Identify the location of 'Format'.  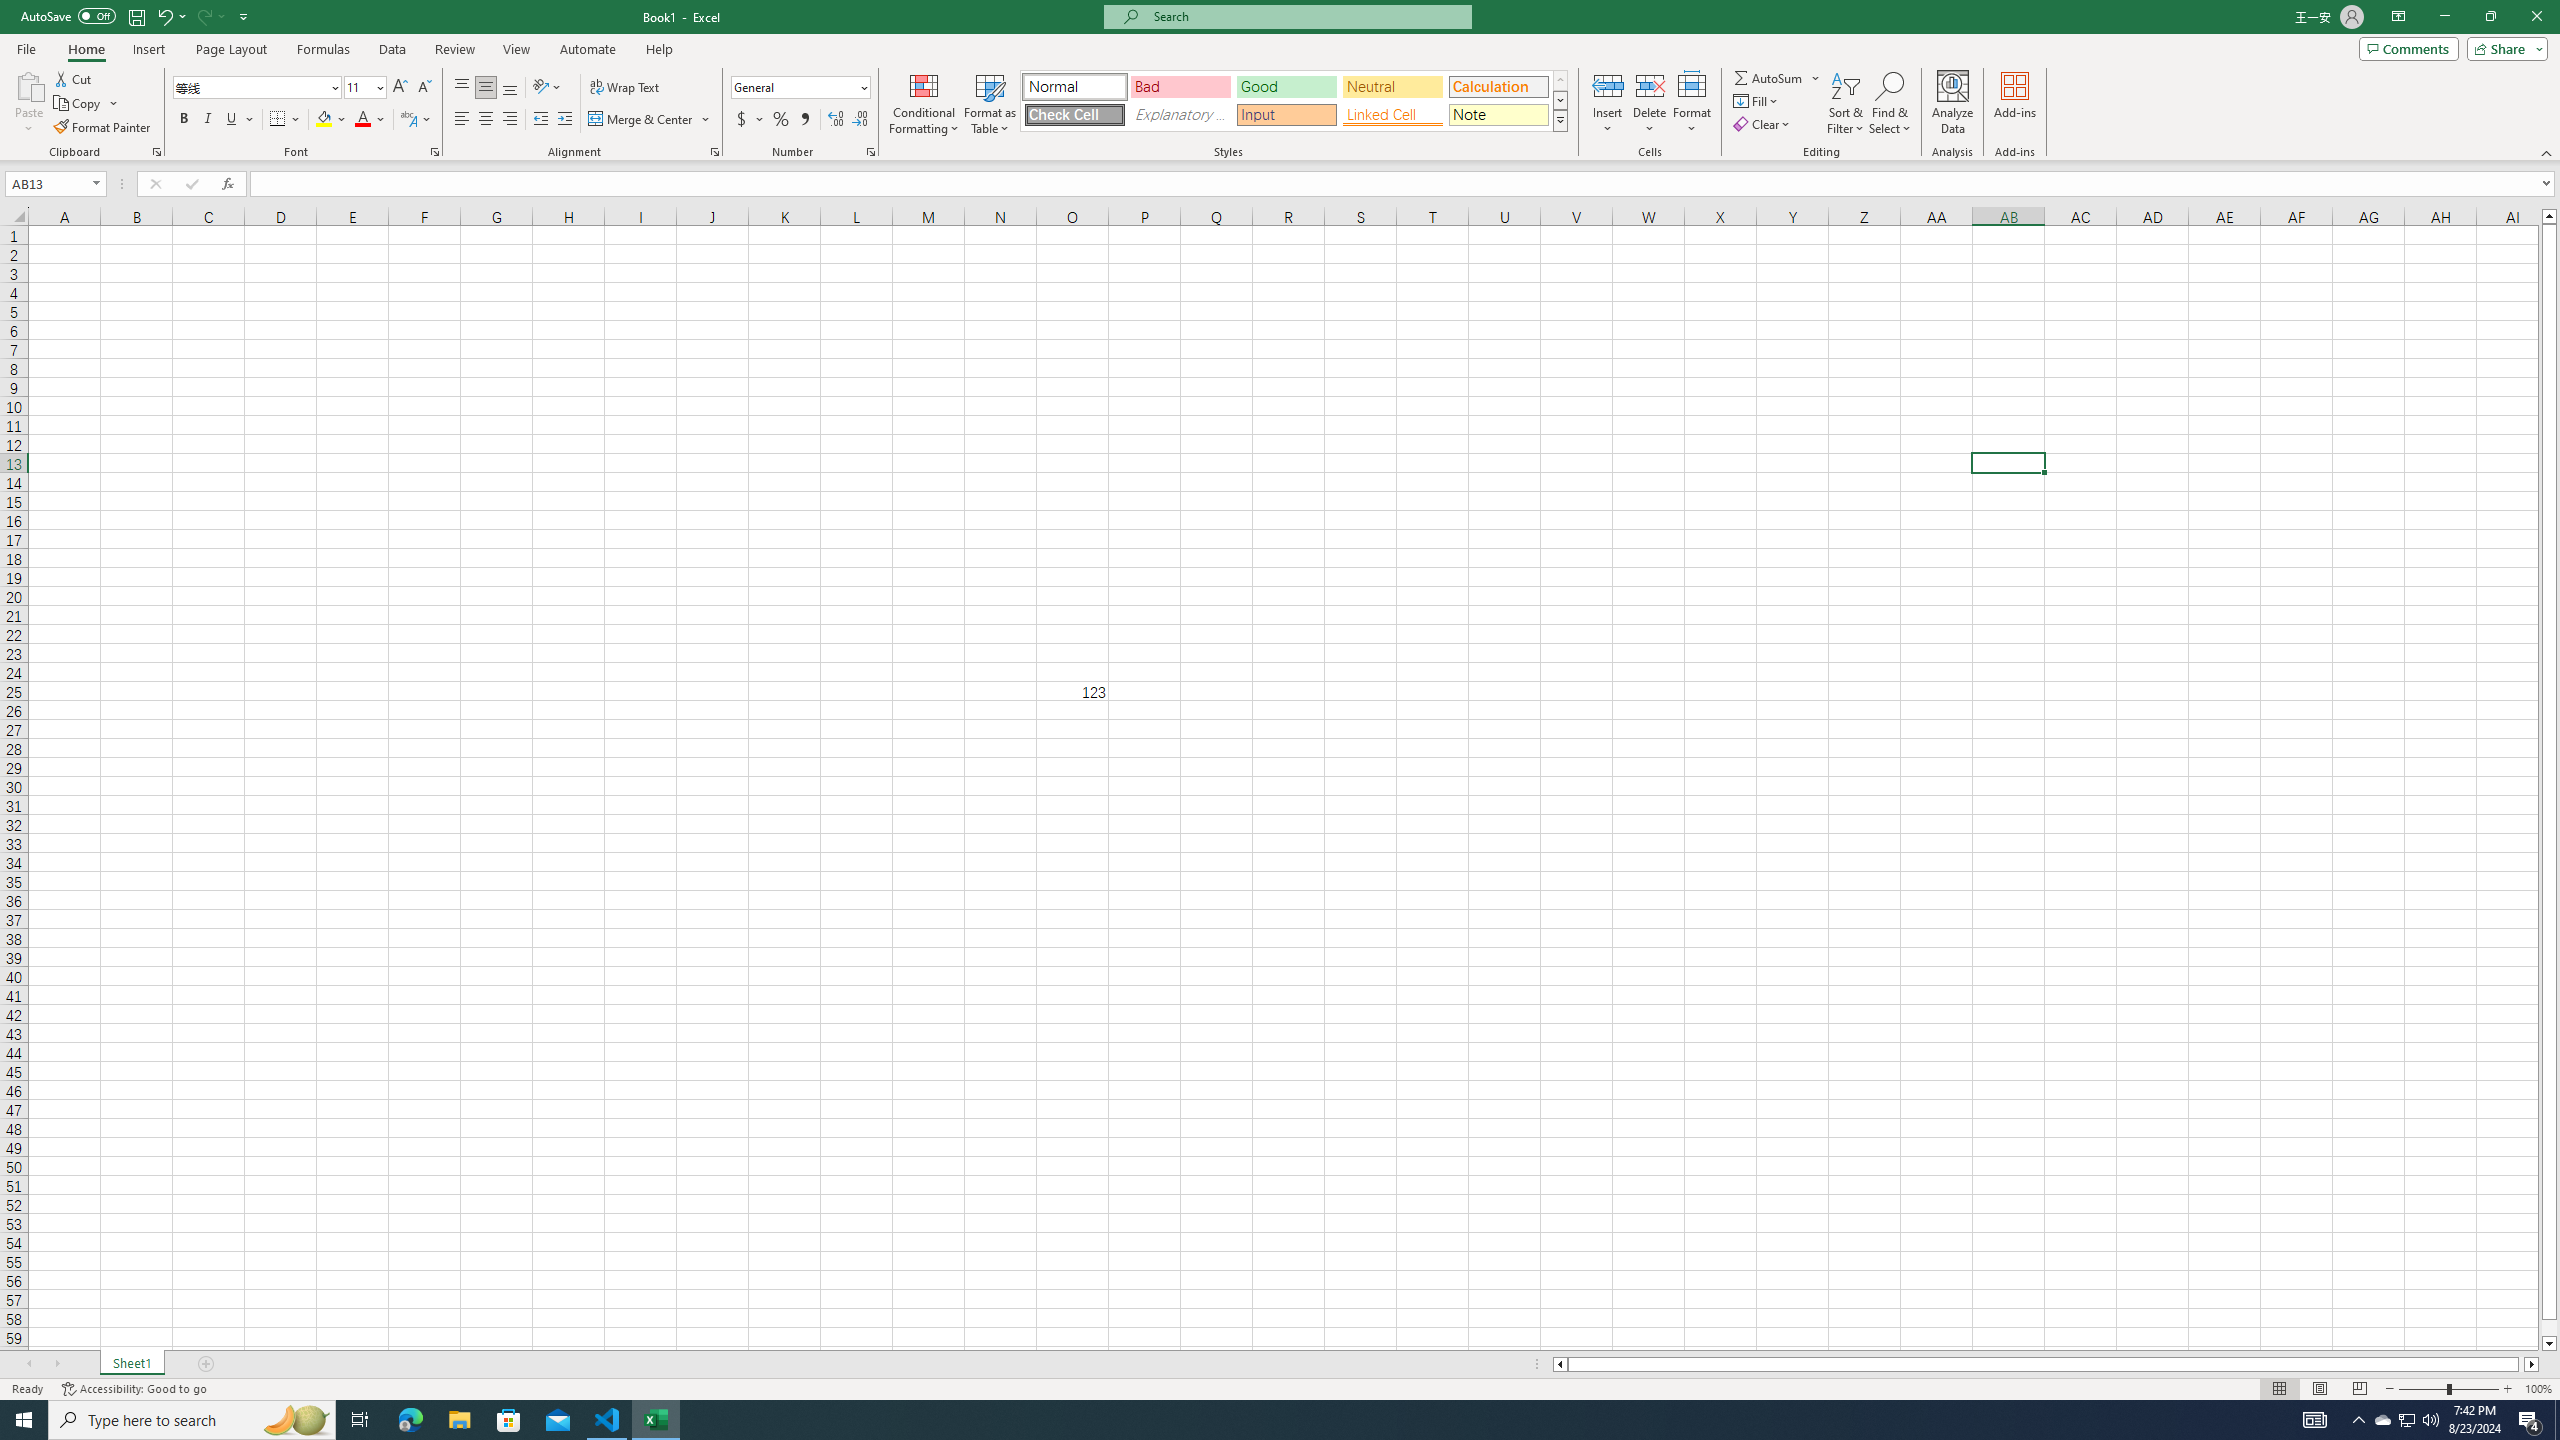
(1692, 103).